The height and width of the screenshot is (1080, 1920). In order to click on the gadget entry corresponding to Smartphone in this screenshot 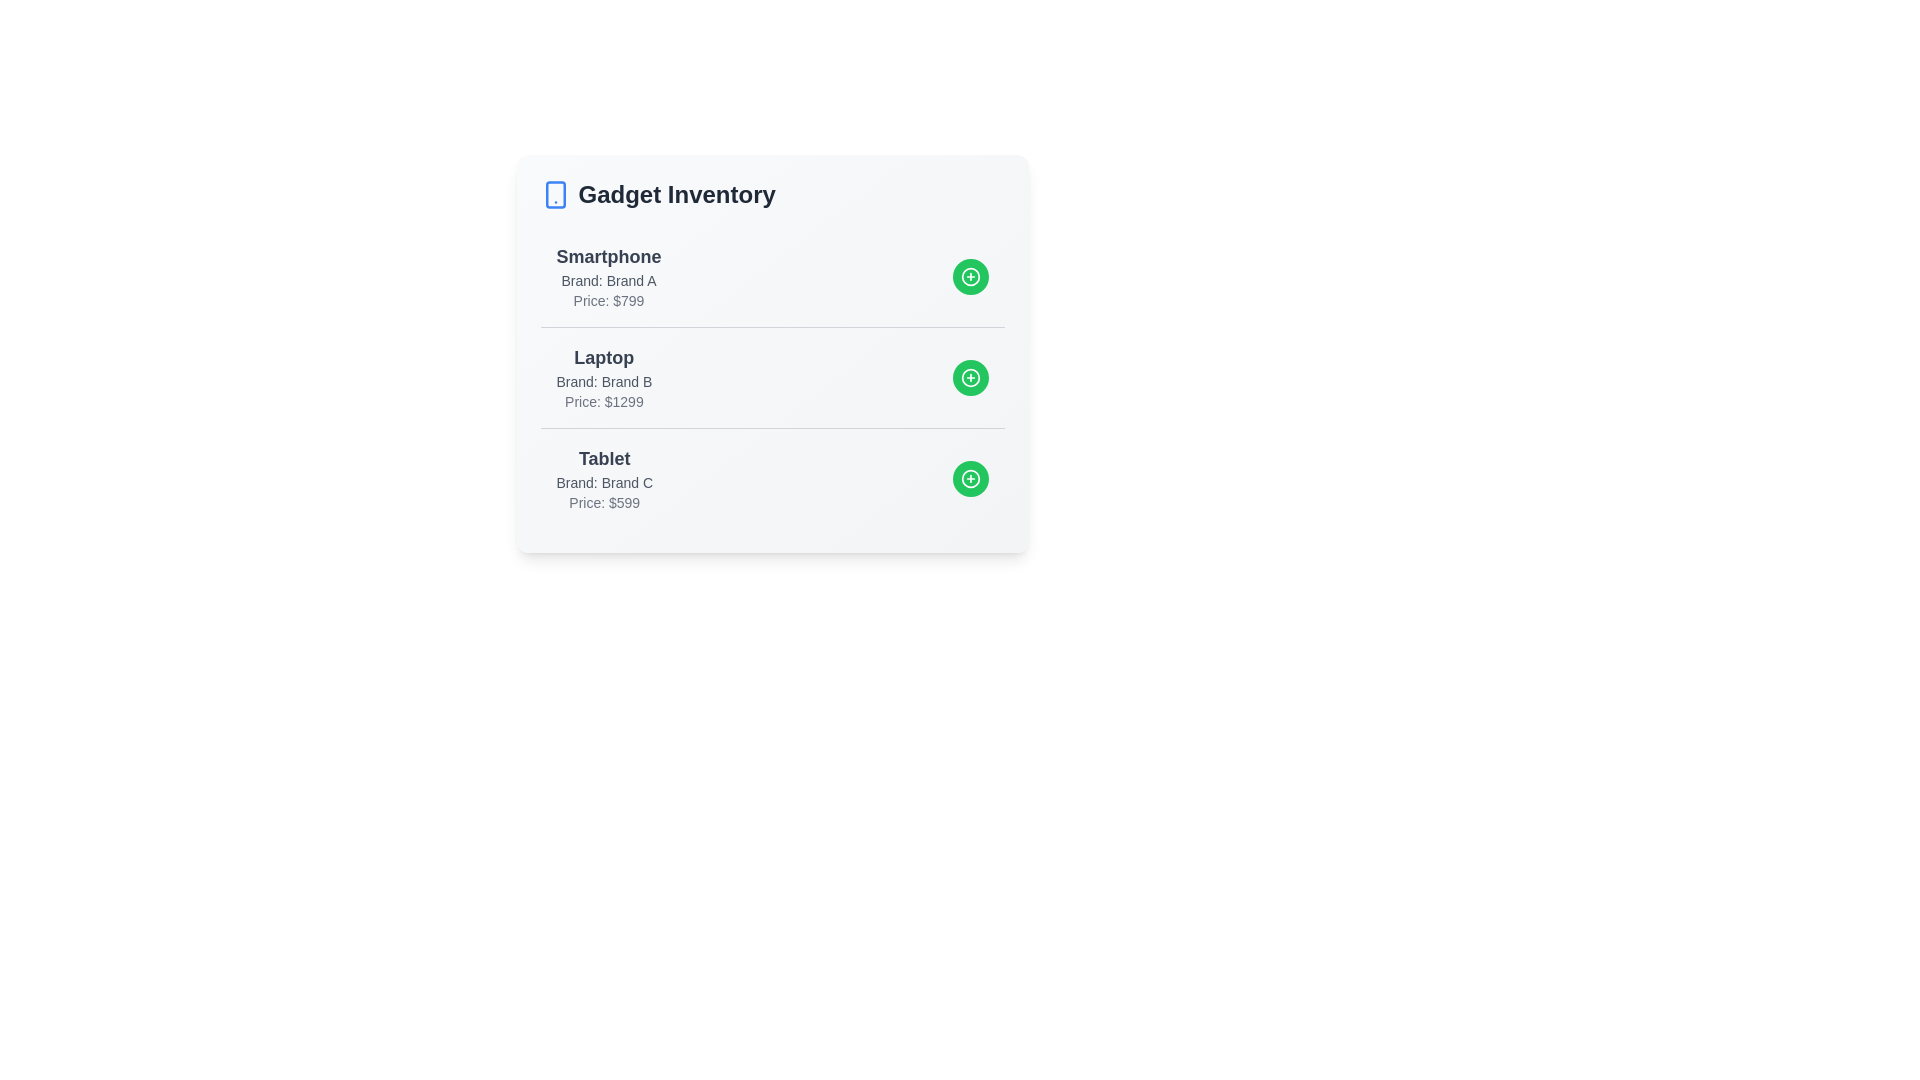, I will do `click(771, 277)`.